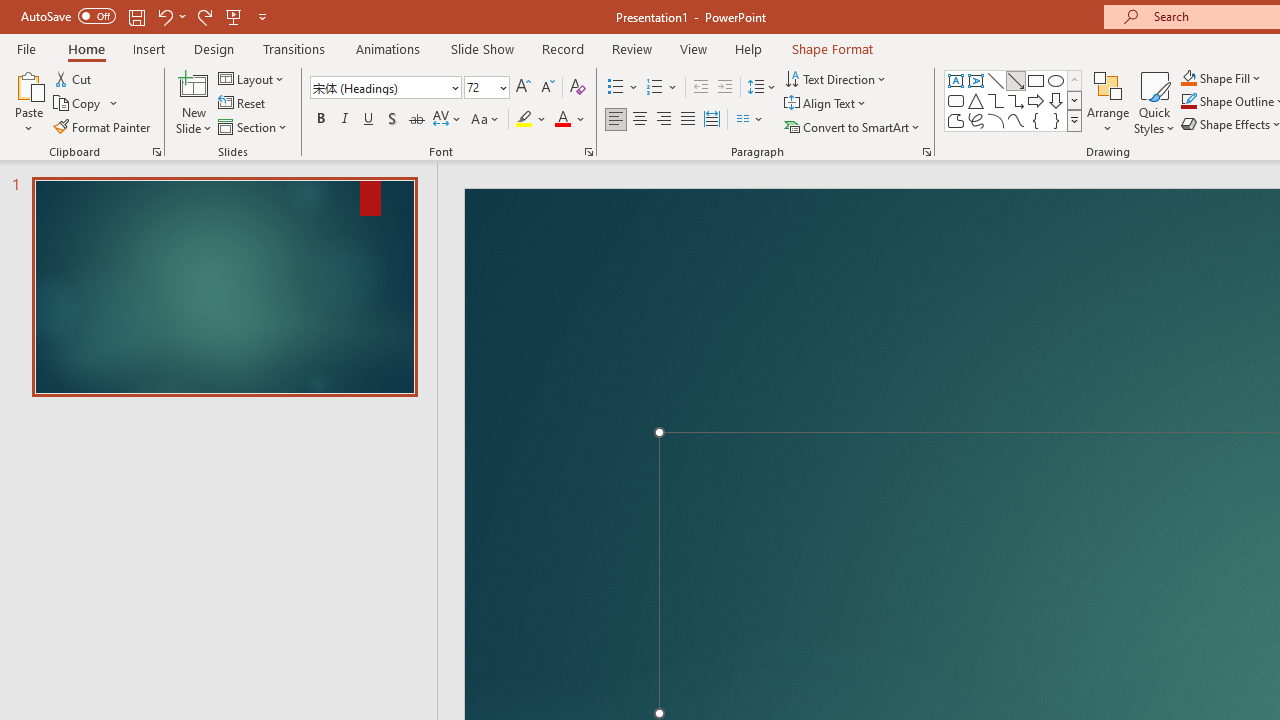 The image size is (1280, 720). Describe the element at coordinates (569, 119) in the screenshot. I see `'Font Color'` at that location.